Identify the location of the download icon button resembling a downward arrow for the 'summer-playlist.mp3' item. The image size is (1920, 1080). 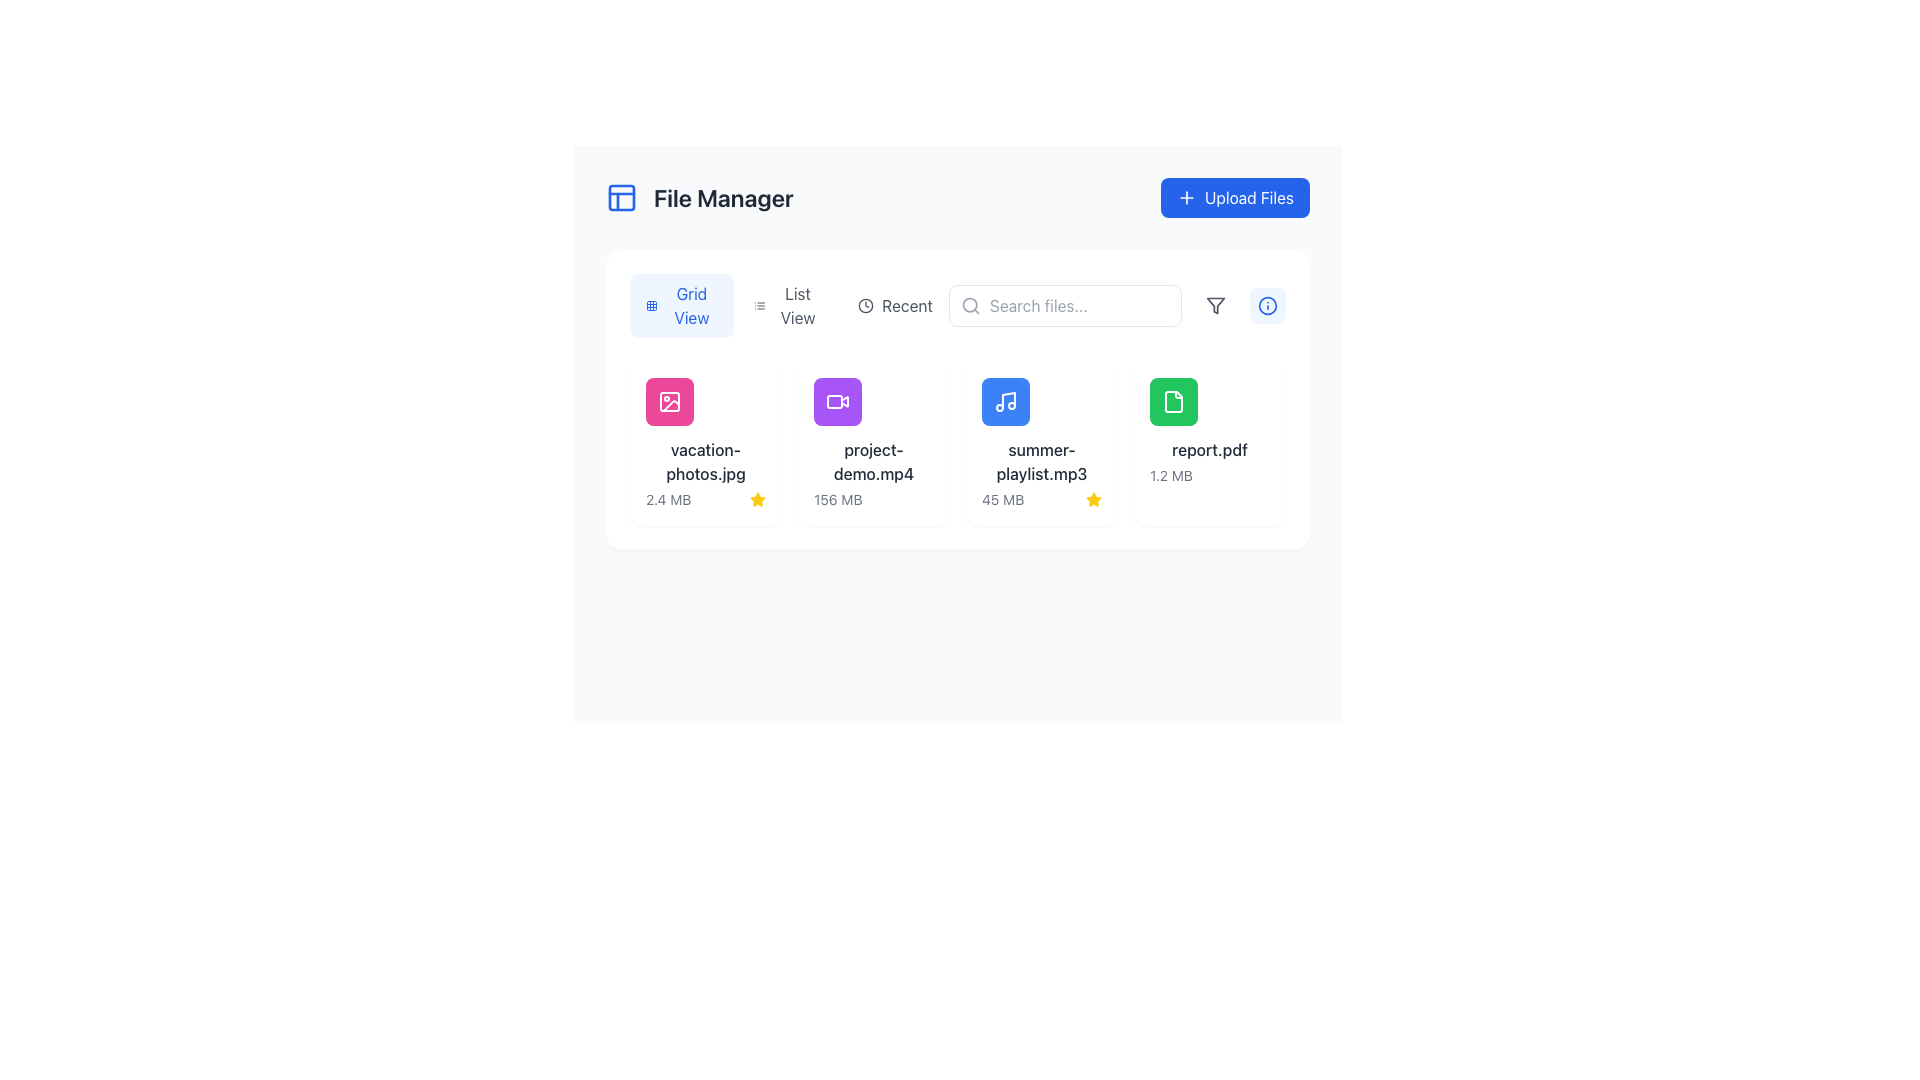
(999, 496).